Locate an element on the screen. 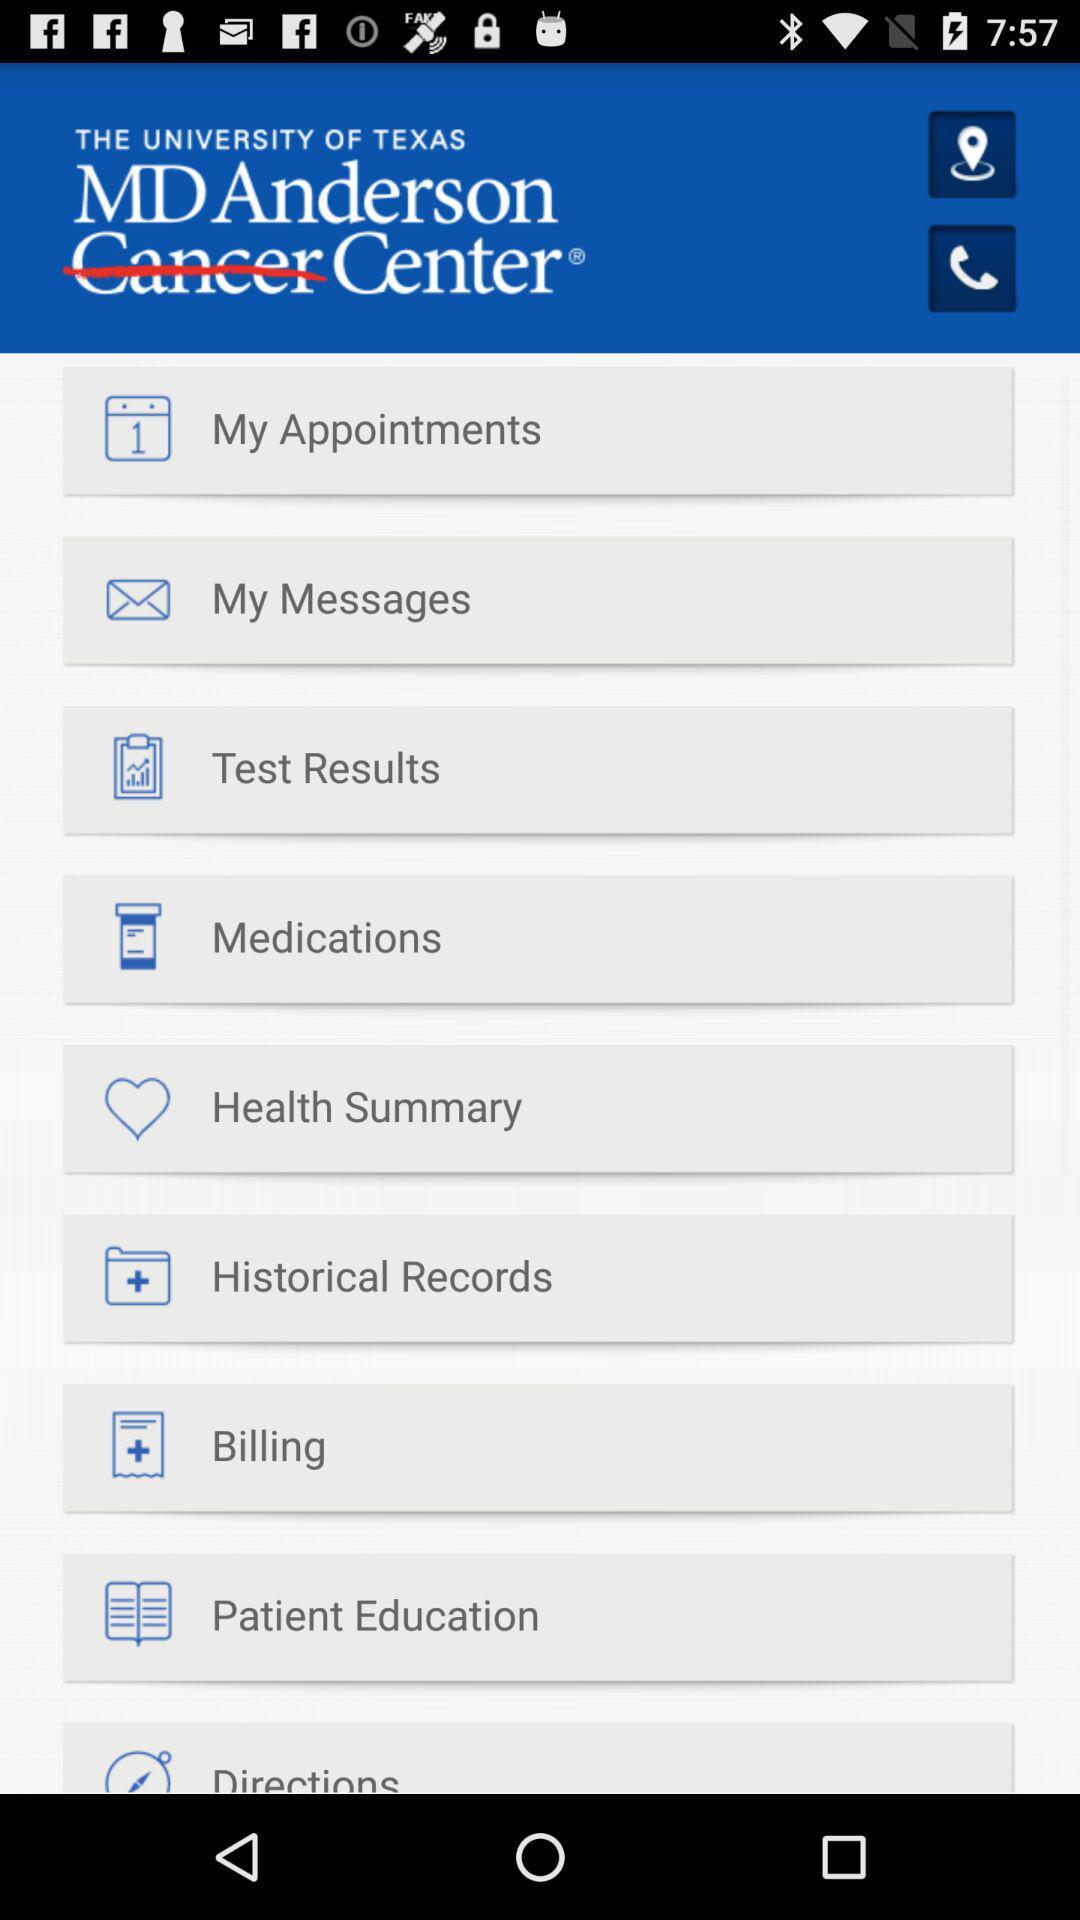  the item above test results icon is located at coordinates (266, 606).